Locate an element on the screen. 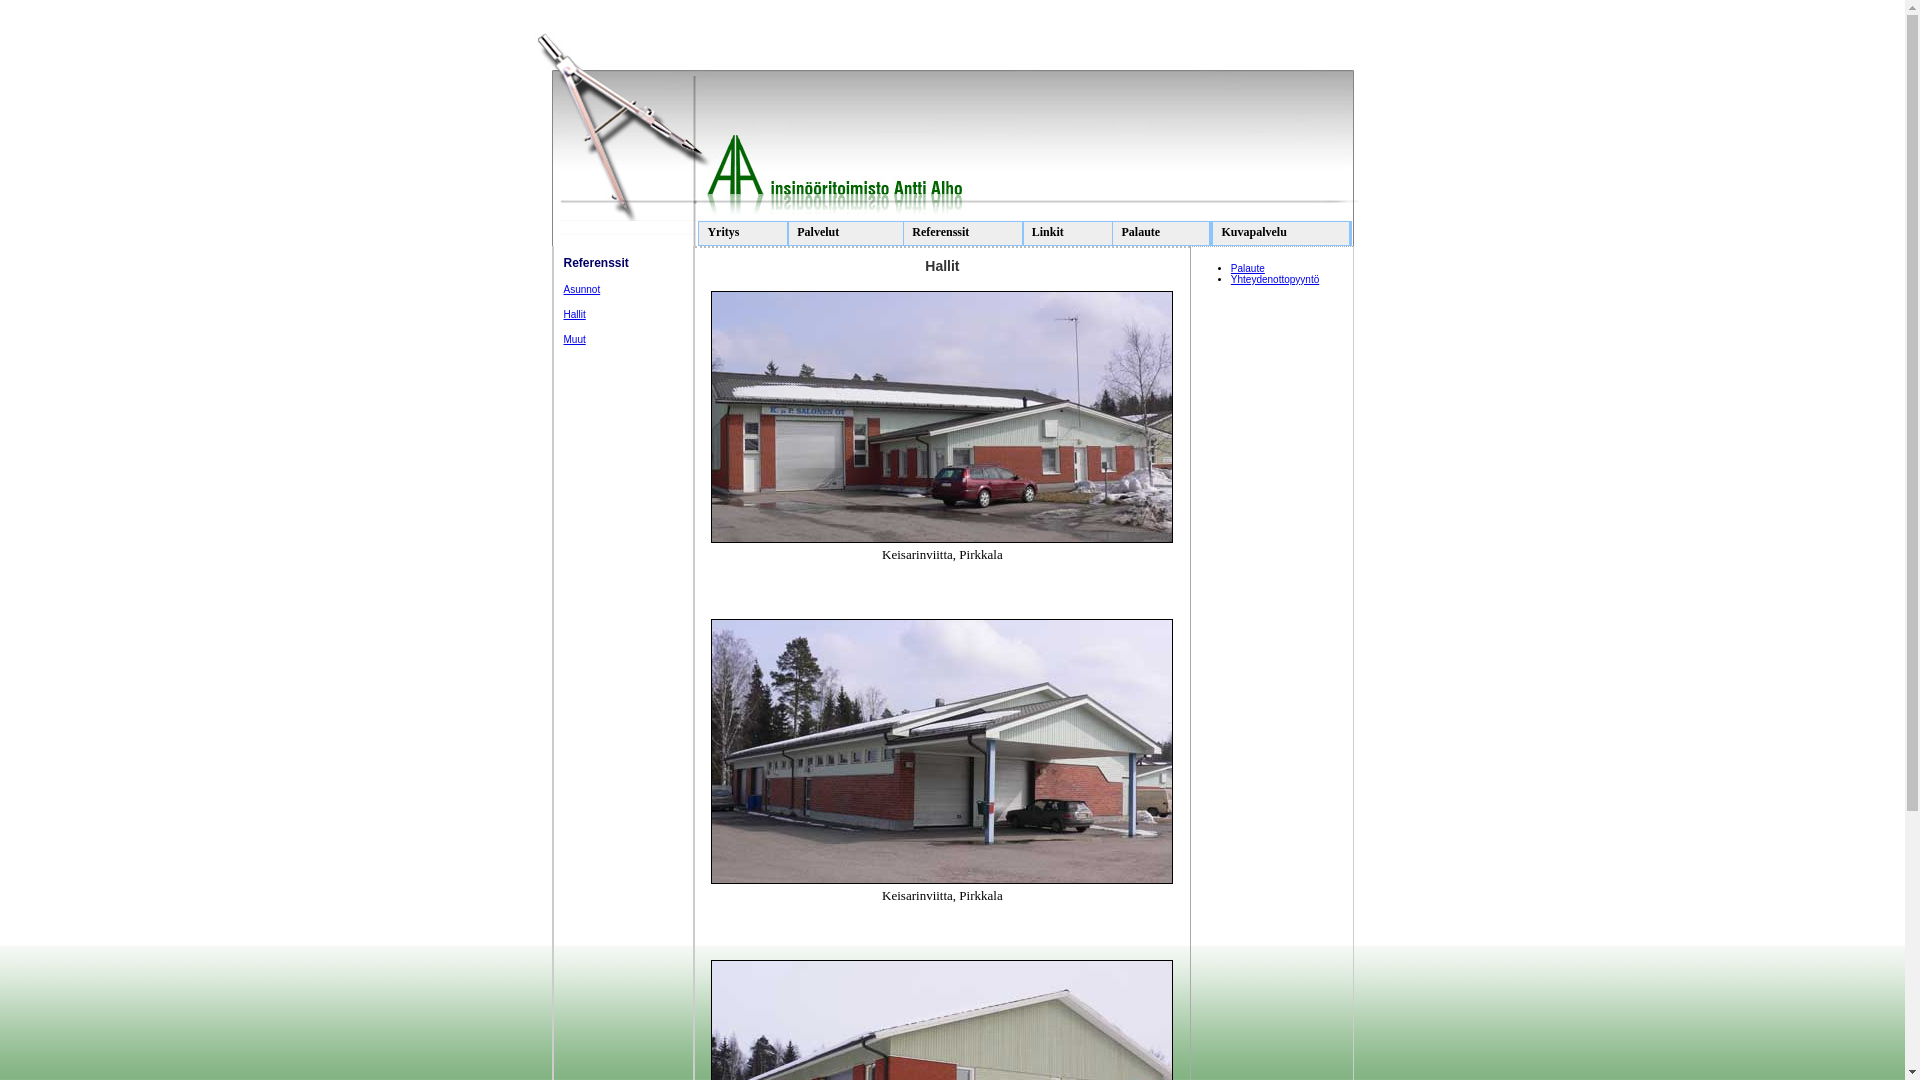 Image resolution: width=1920 pixels, height=1080 pixels. 'Referenssit' is located at coordinates (963, 232).